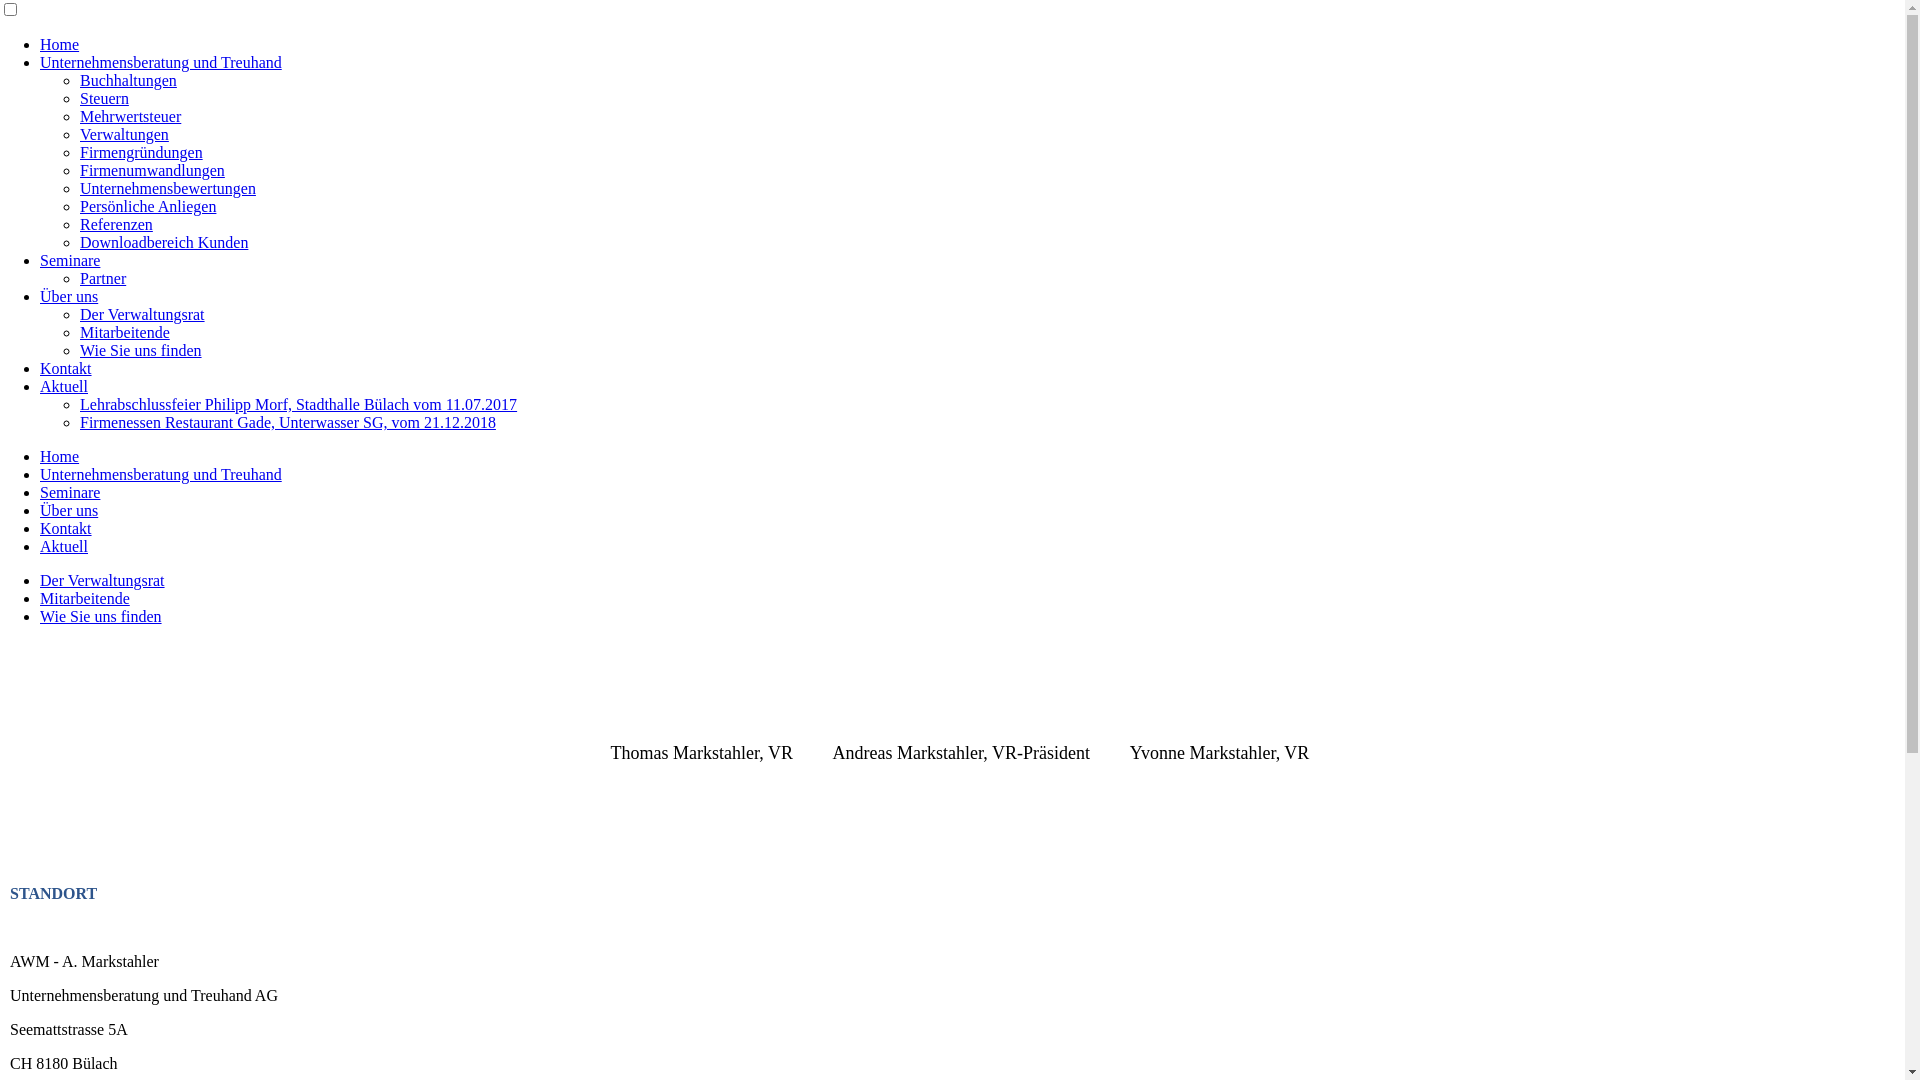 The height and width of the screenshot is (1080, 1920). I want to click on 'Unternehmensberatung und Treuhand', so click(161, 61).